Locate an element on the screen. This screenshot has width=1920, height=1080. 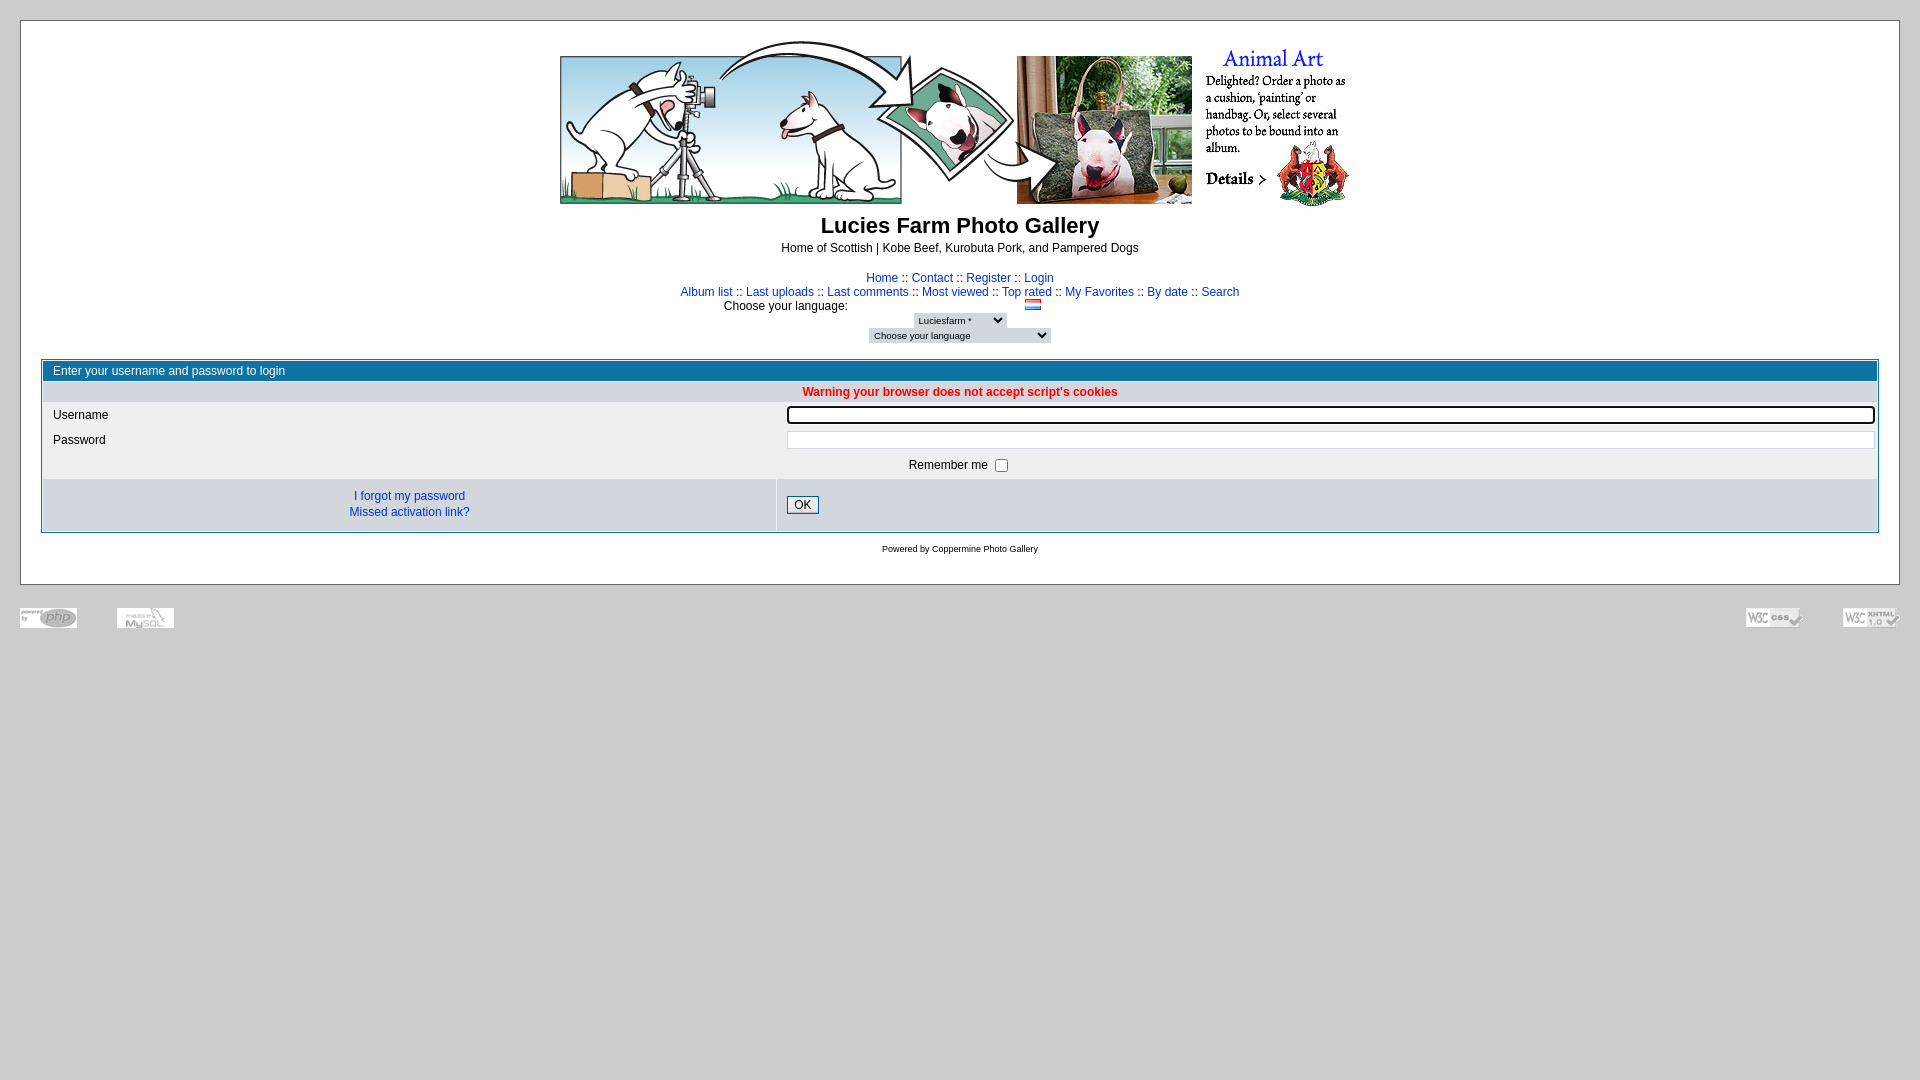
'OK' is located at coordinates (802, 504).